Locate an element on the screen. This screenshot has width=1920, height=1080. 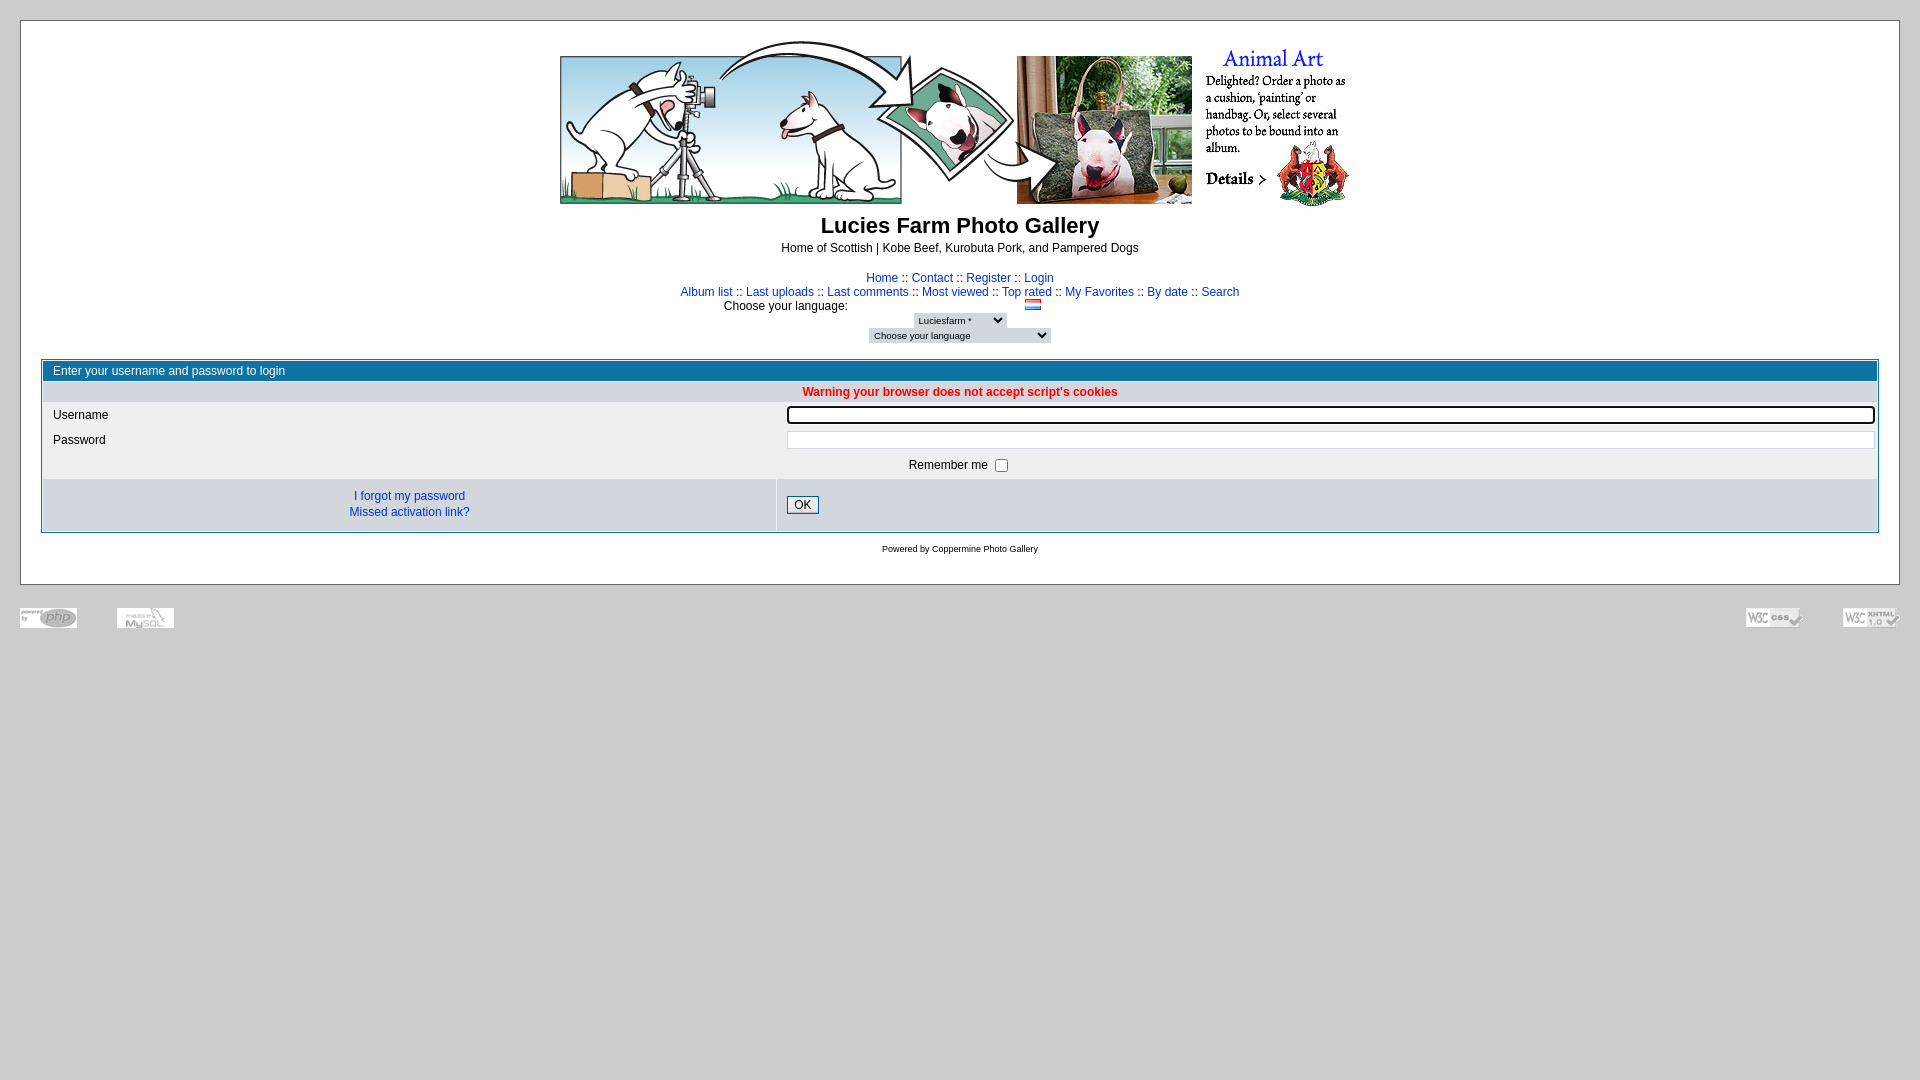
'OK' is located at coordinates (802, 504).